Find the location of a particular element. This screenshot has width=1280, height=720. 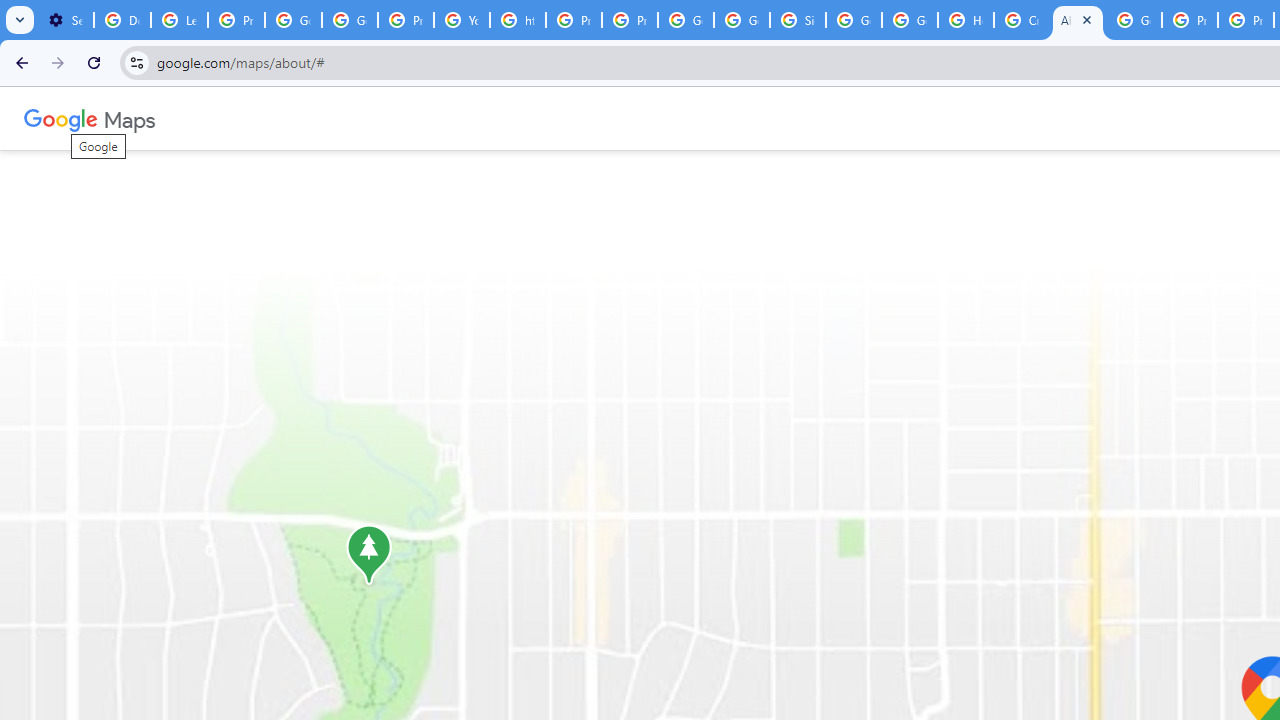

'Settings - Performance' is located at coordinates (65, 20).